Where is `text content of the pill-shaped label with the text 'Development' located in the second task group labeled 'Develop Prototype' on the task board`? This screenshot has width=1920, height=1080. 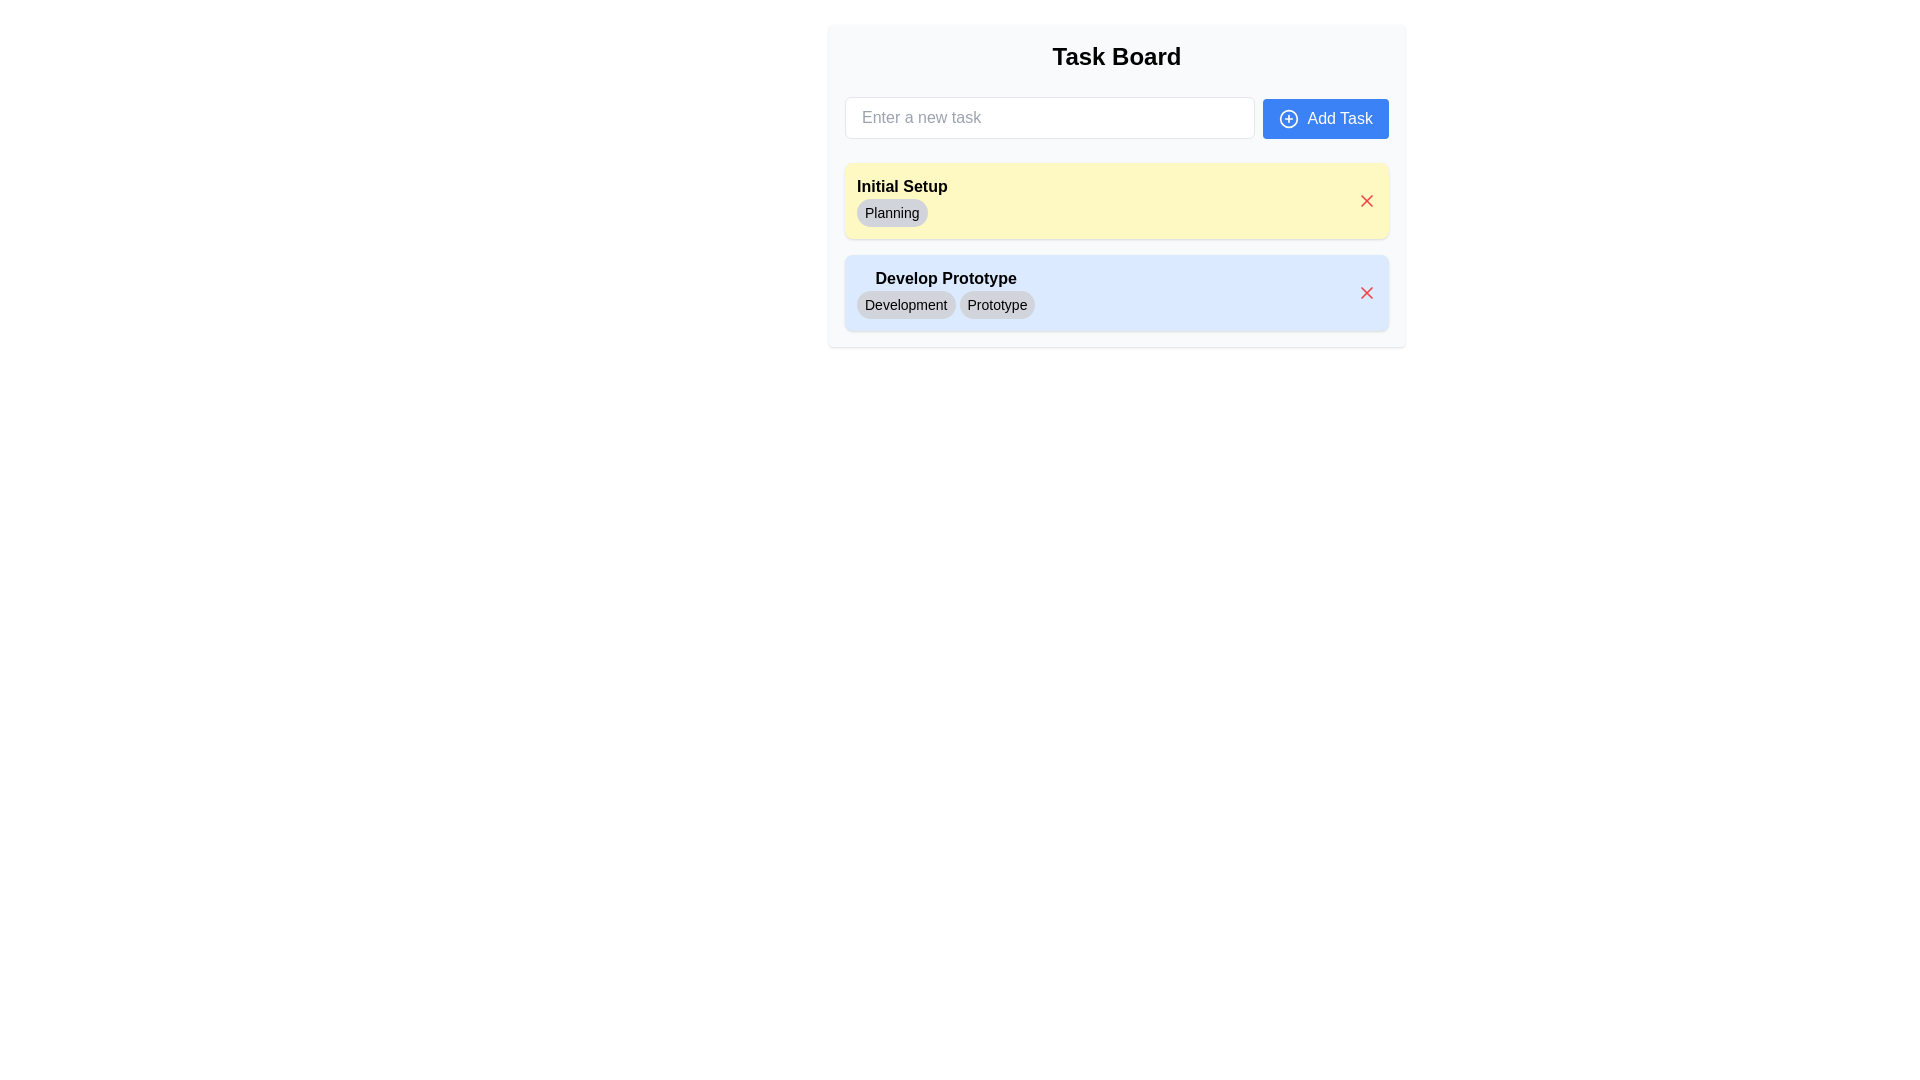
text content of the pill-shaped label with the text 'Development' located in the second task group labeled 'Develop Prototype' on the task board is located at coordinates (905, 304).